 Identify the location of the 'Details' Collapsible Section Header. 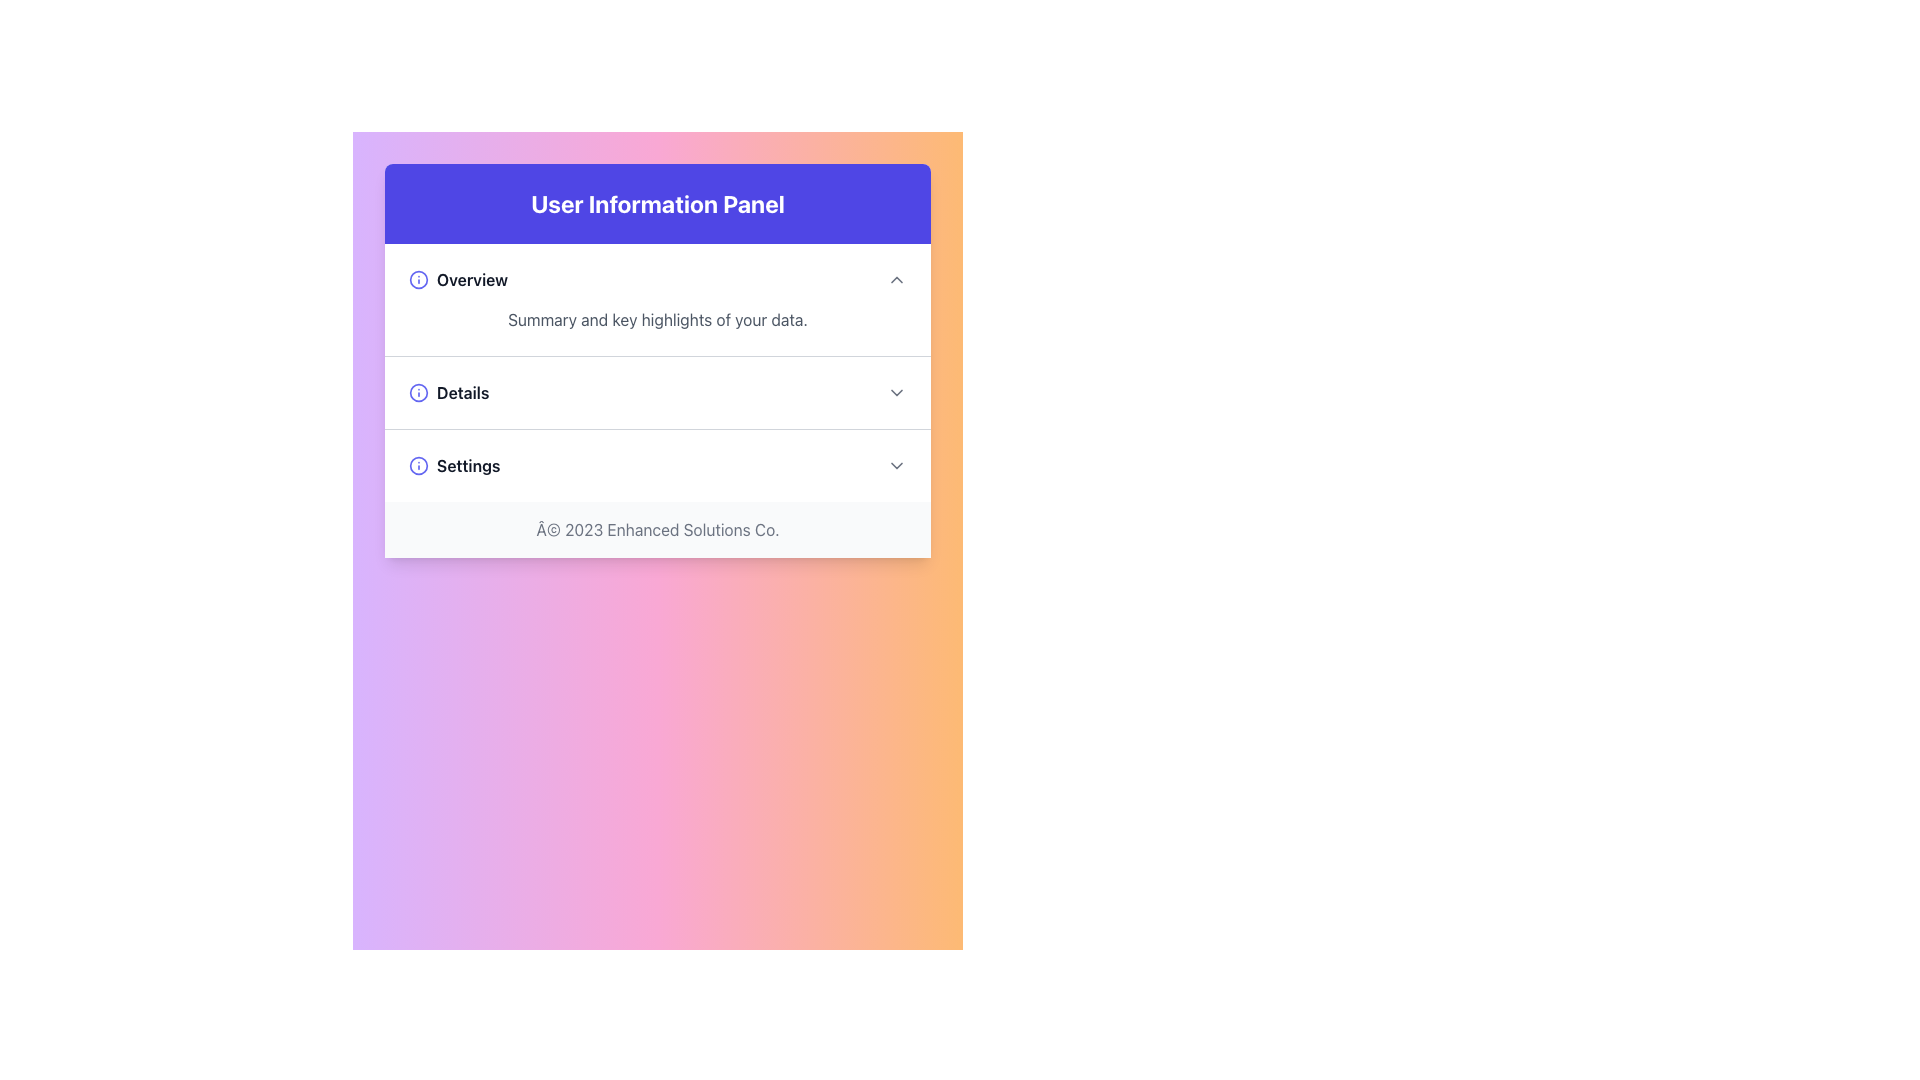
(657, 393).